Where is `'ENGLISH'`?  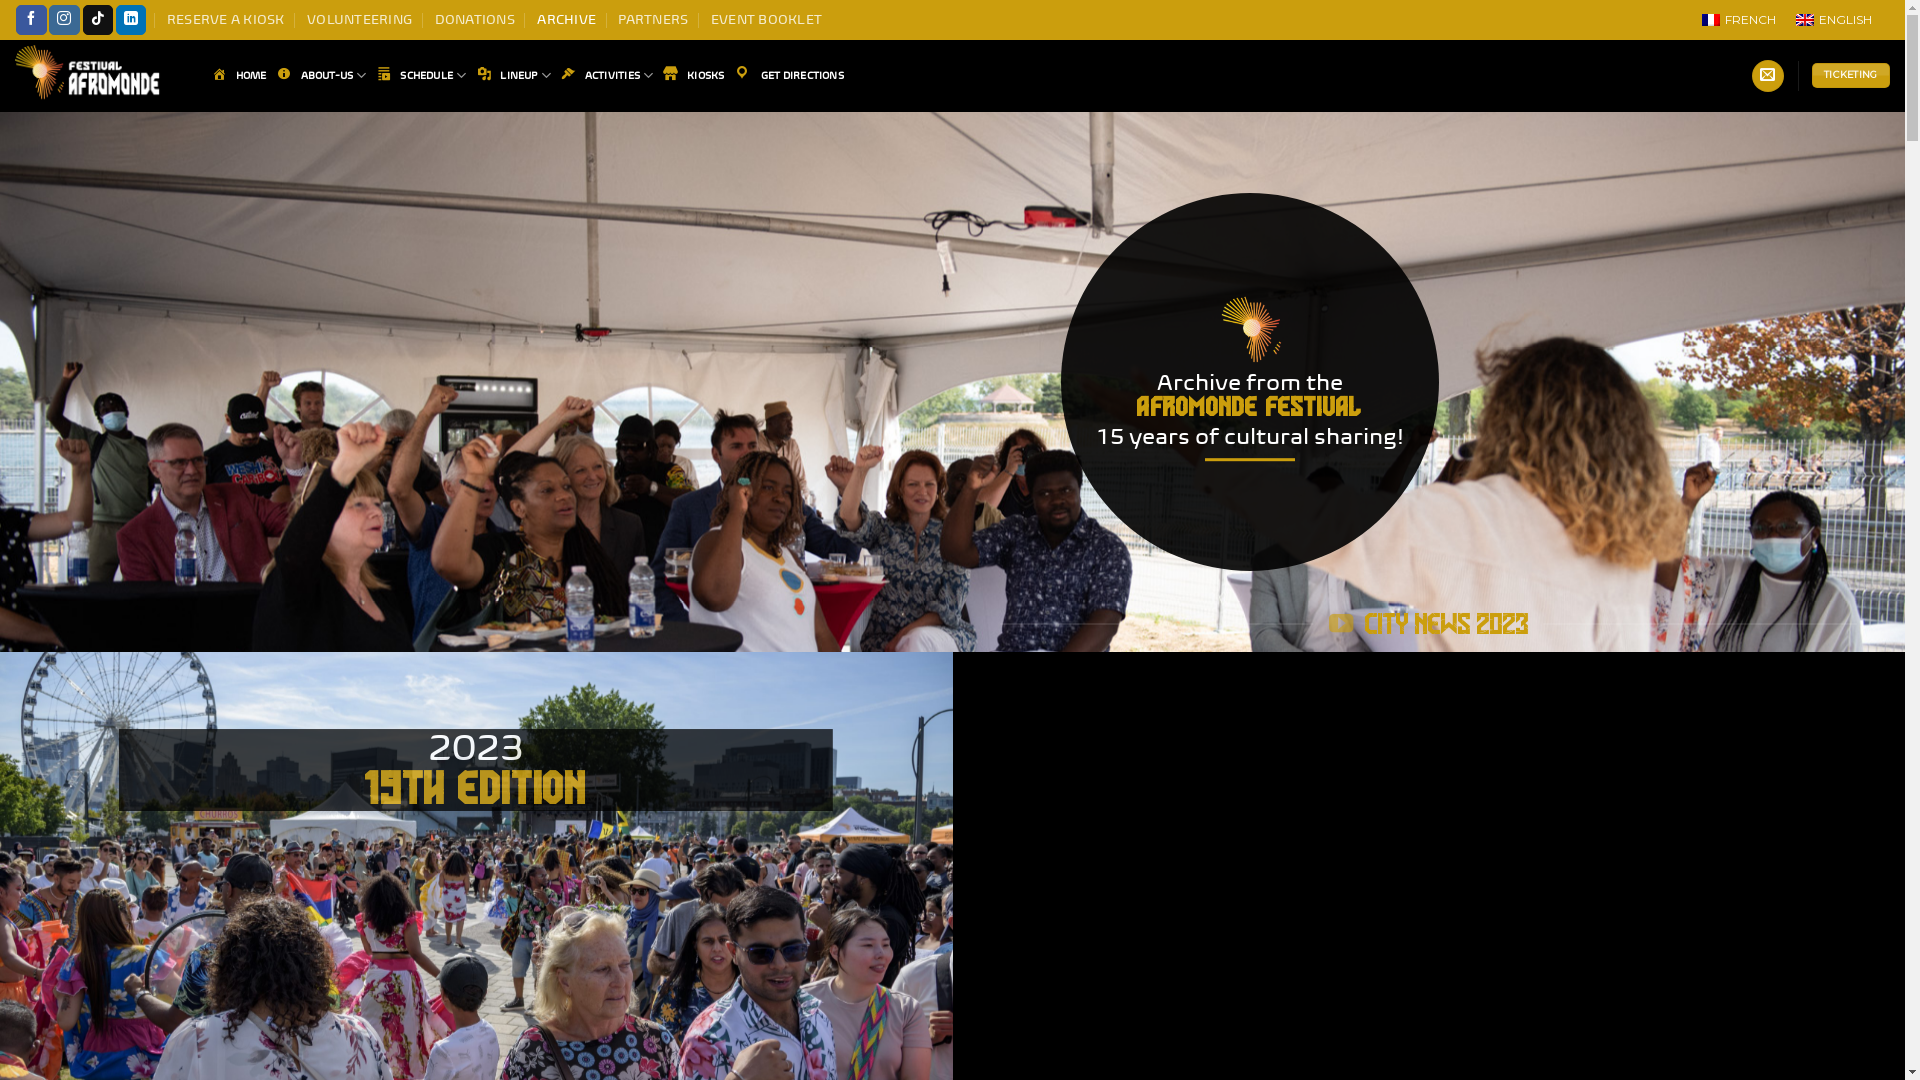
'ENGLISH' is located at coordinates (1785, 19).